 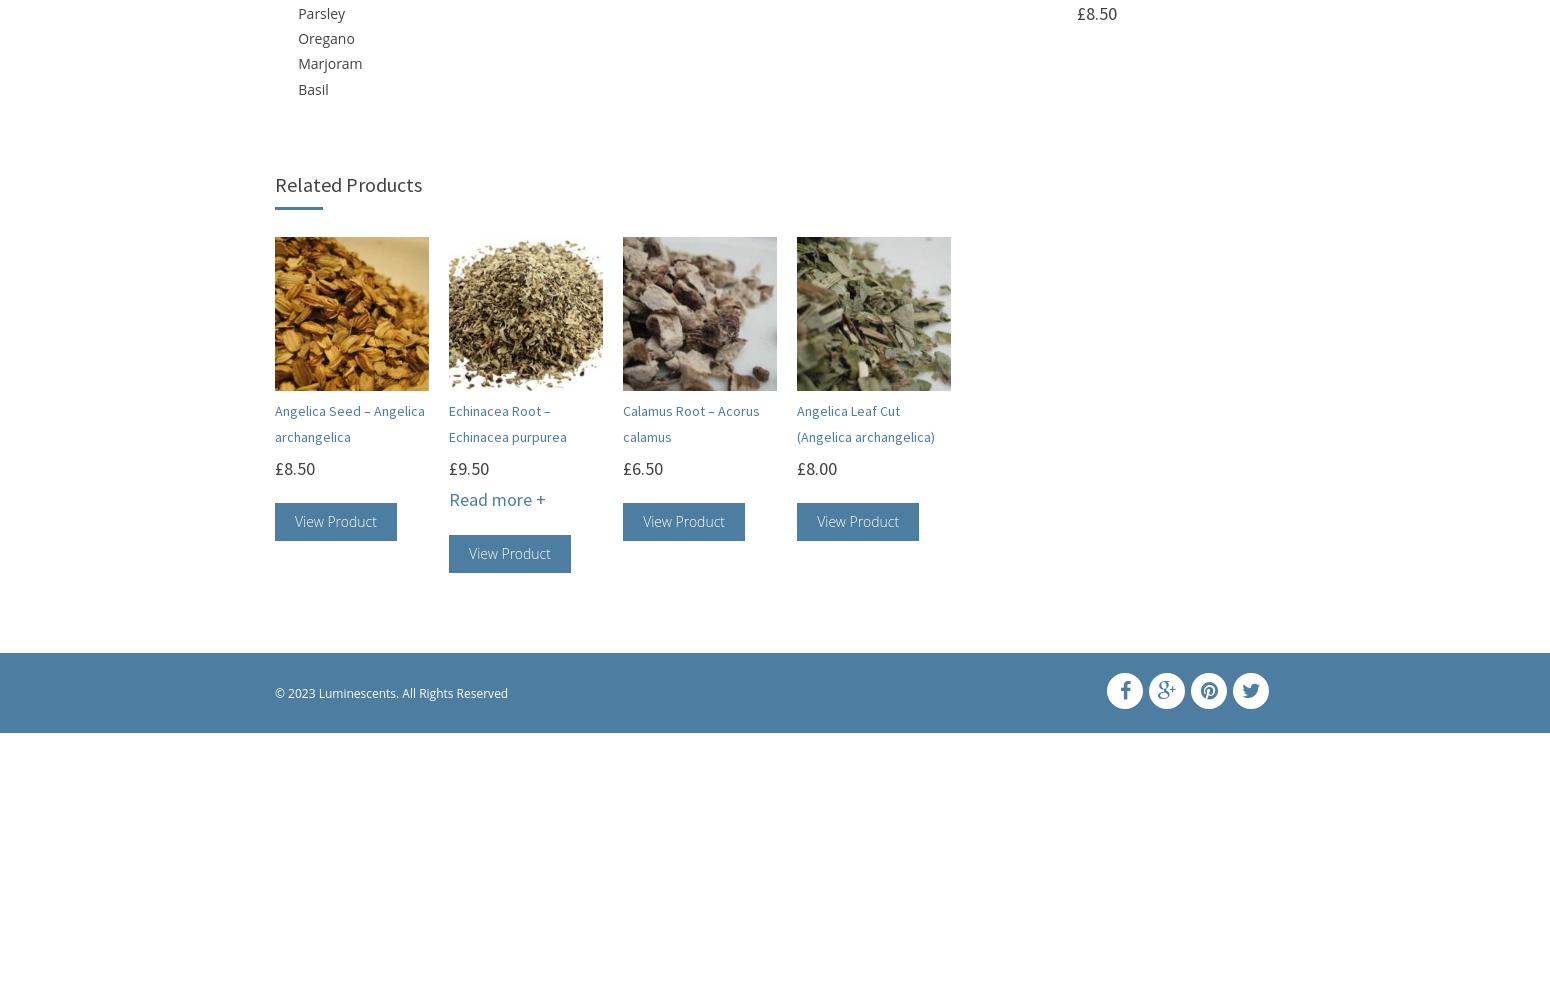 What do you see at coordinates (324, 38) in the screenshot?
I see `'Oregano'` at bounding box center [324, 38].